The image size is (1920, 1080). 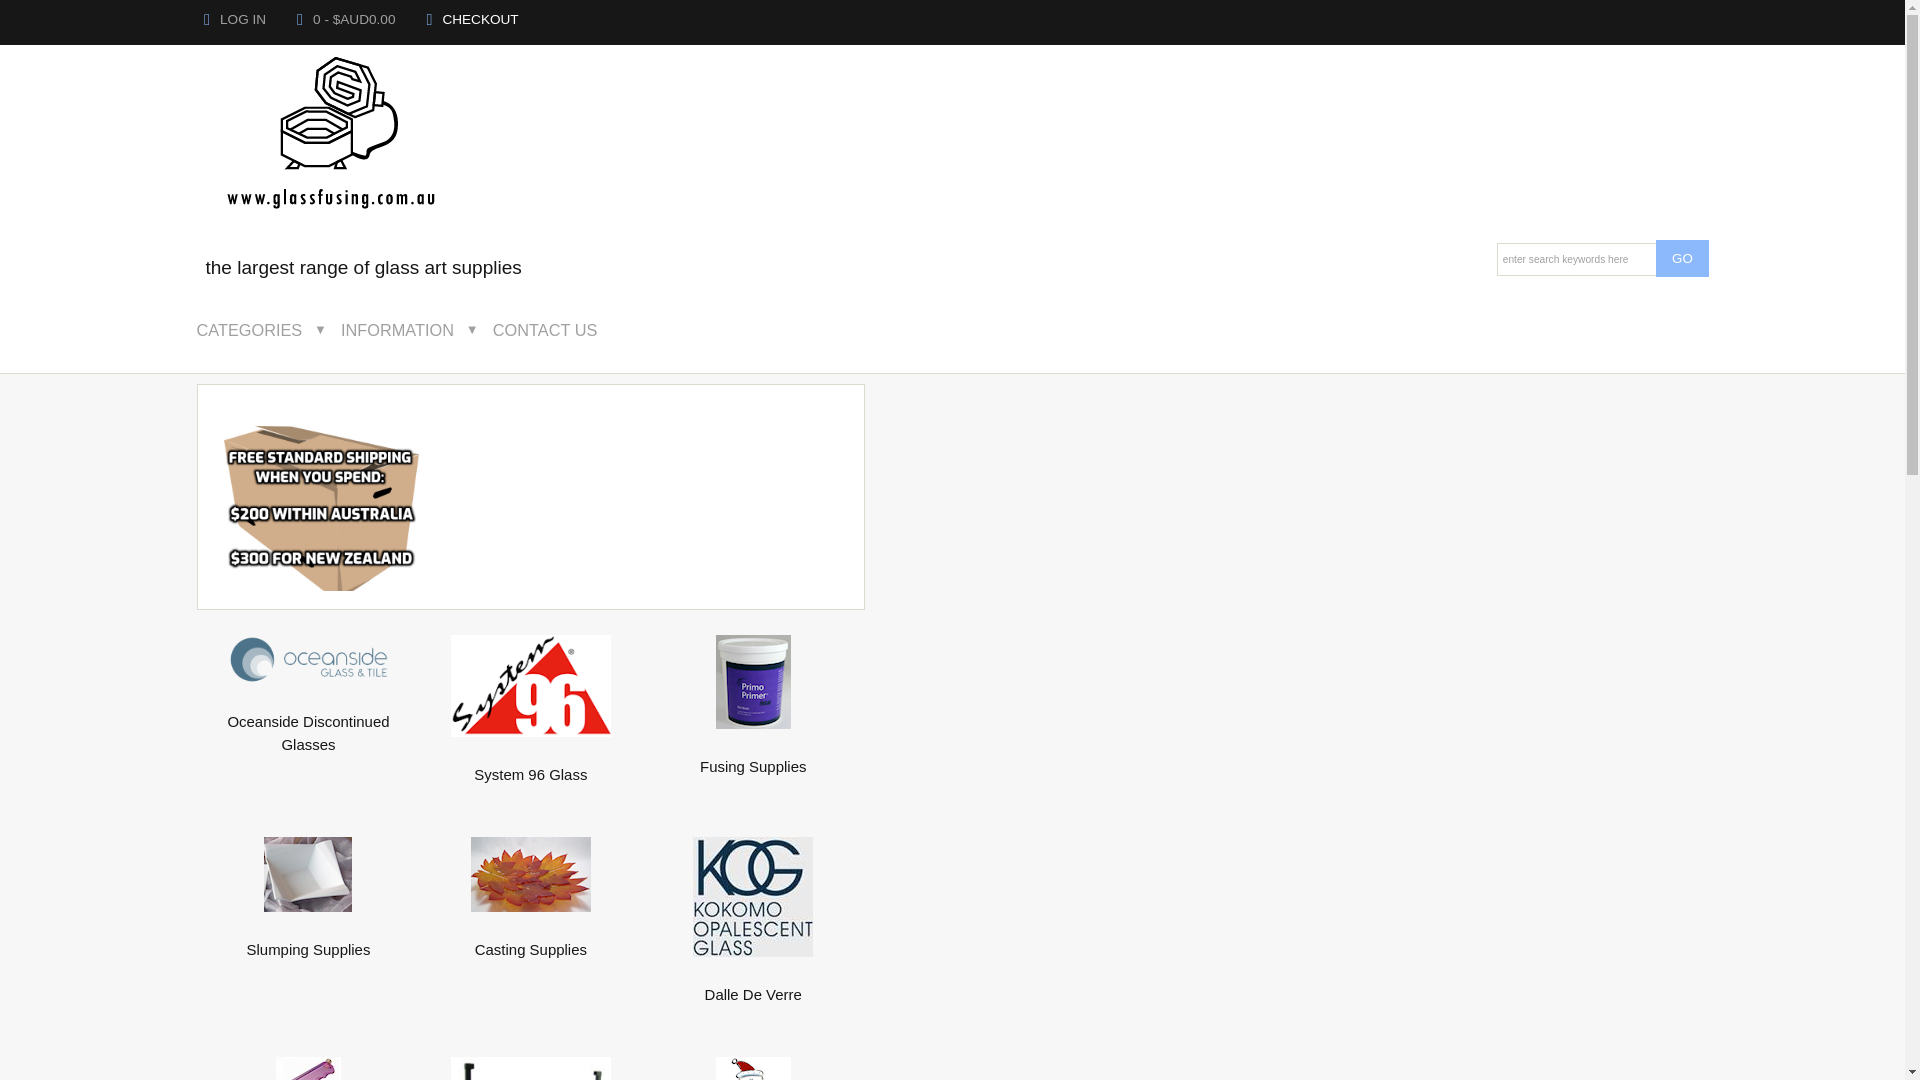 I want to click on 'Fusing Supplies', so click(x=752, y=755).